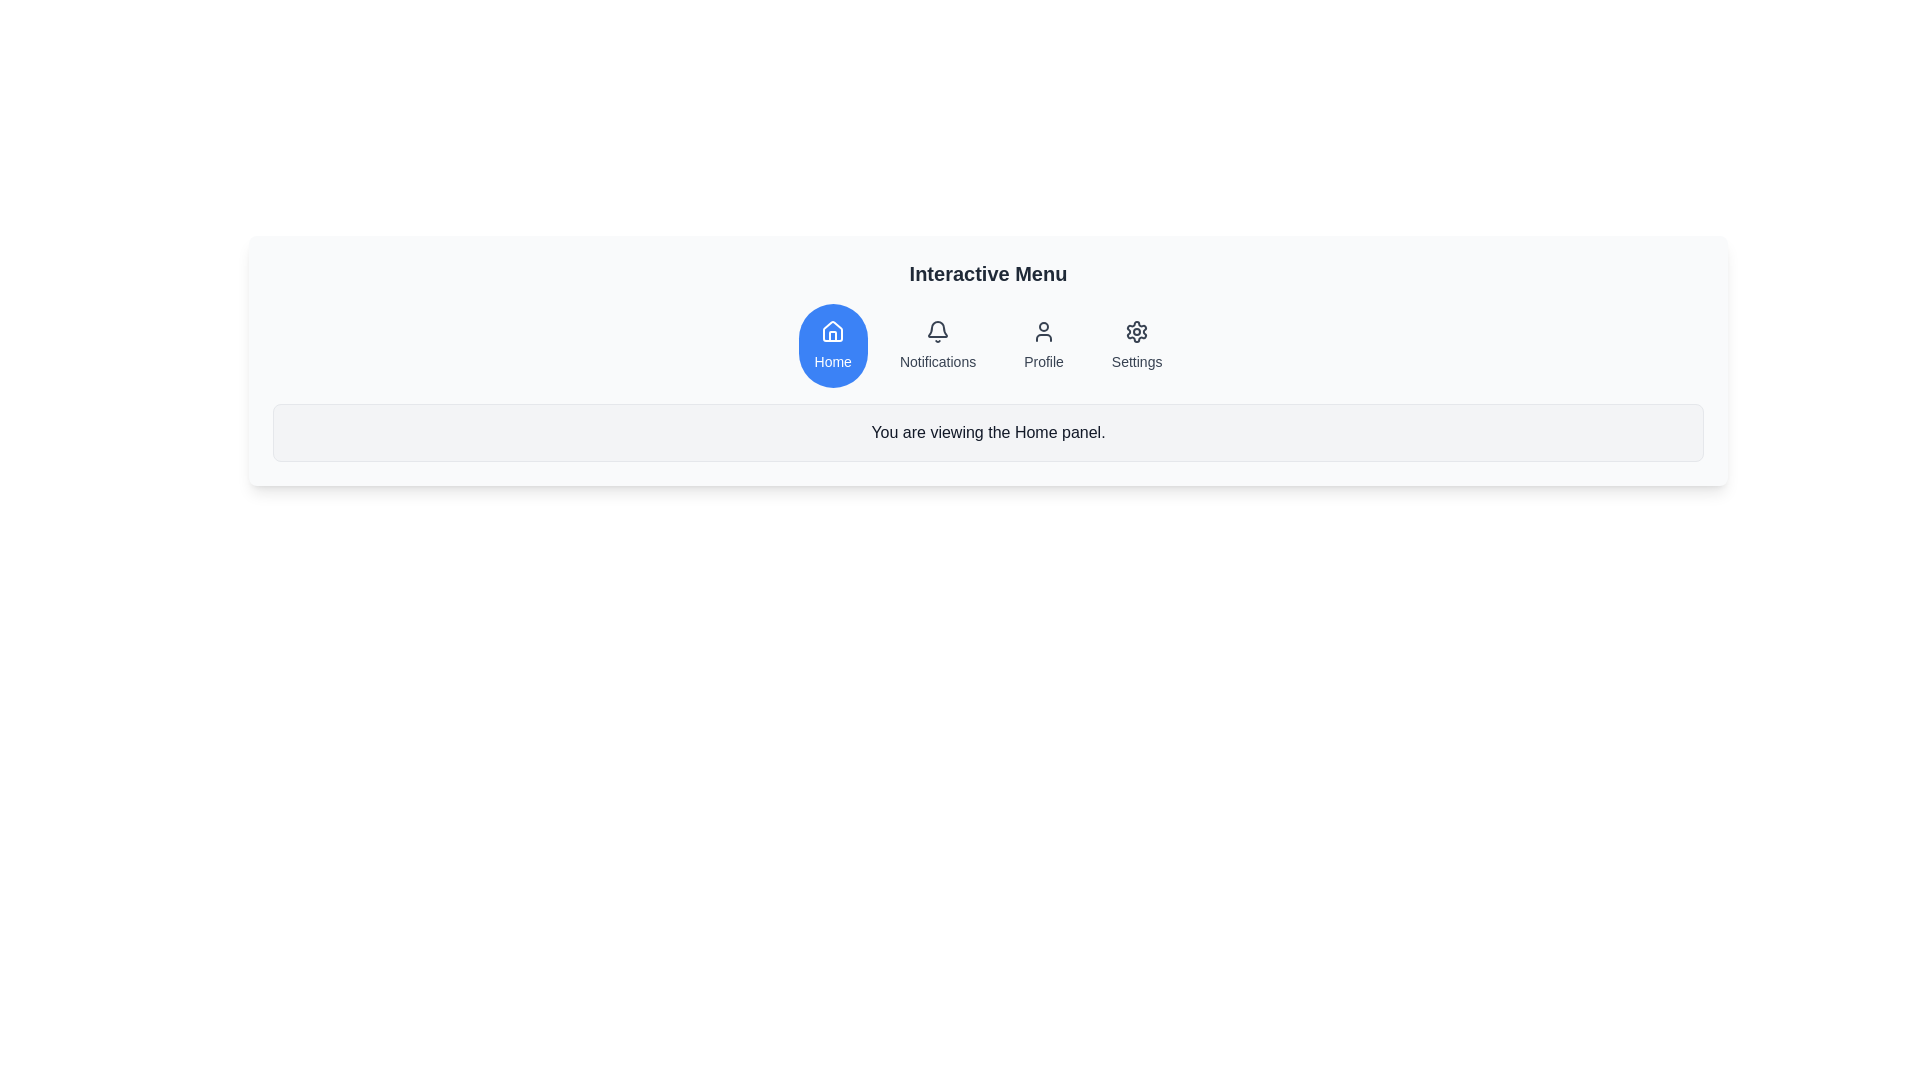 This screenshot has width=1920, height=1080. Describe the element at coordinates (1043, 345) in the screenshot. I see `the 'Profile' button in the navigation bar` at that location.